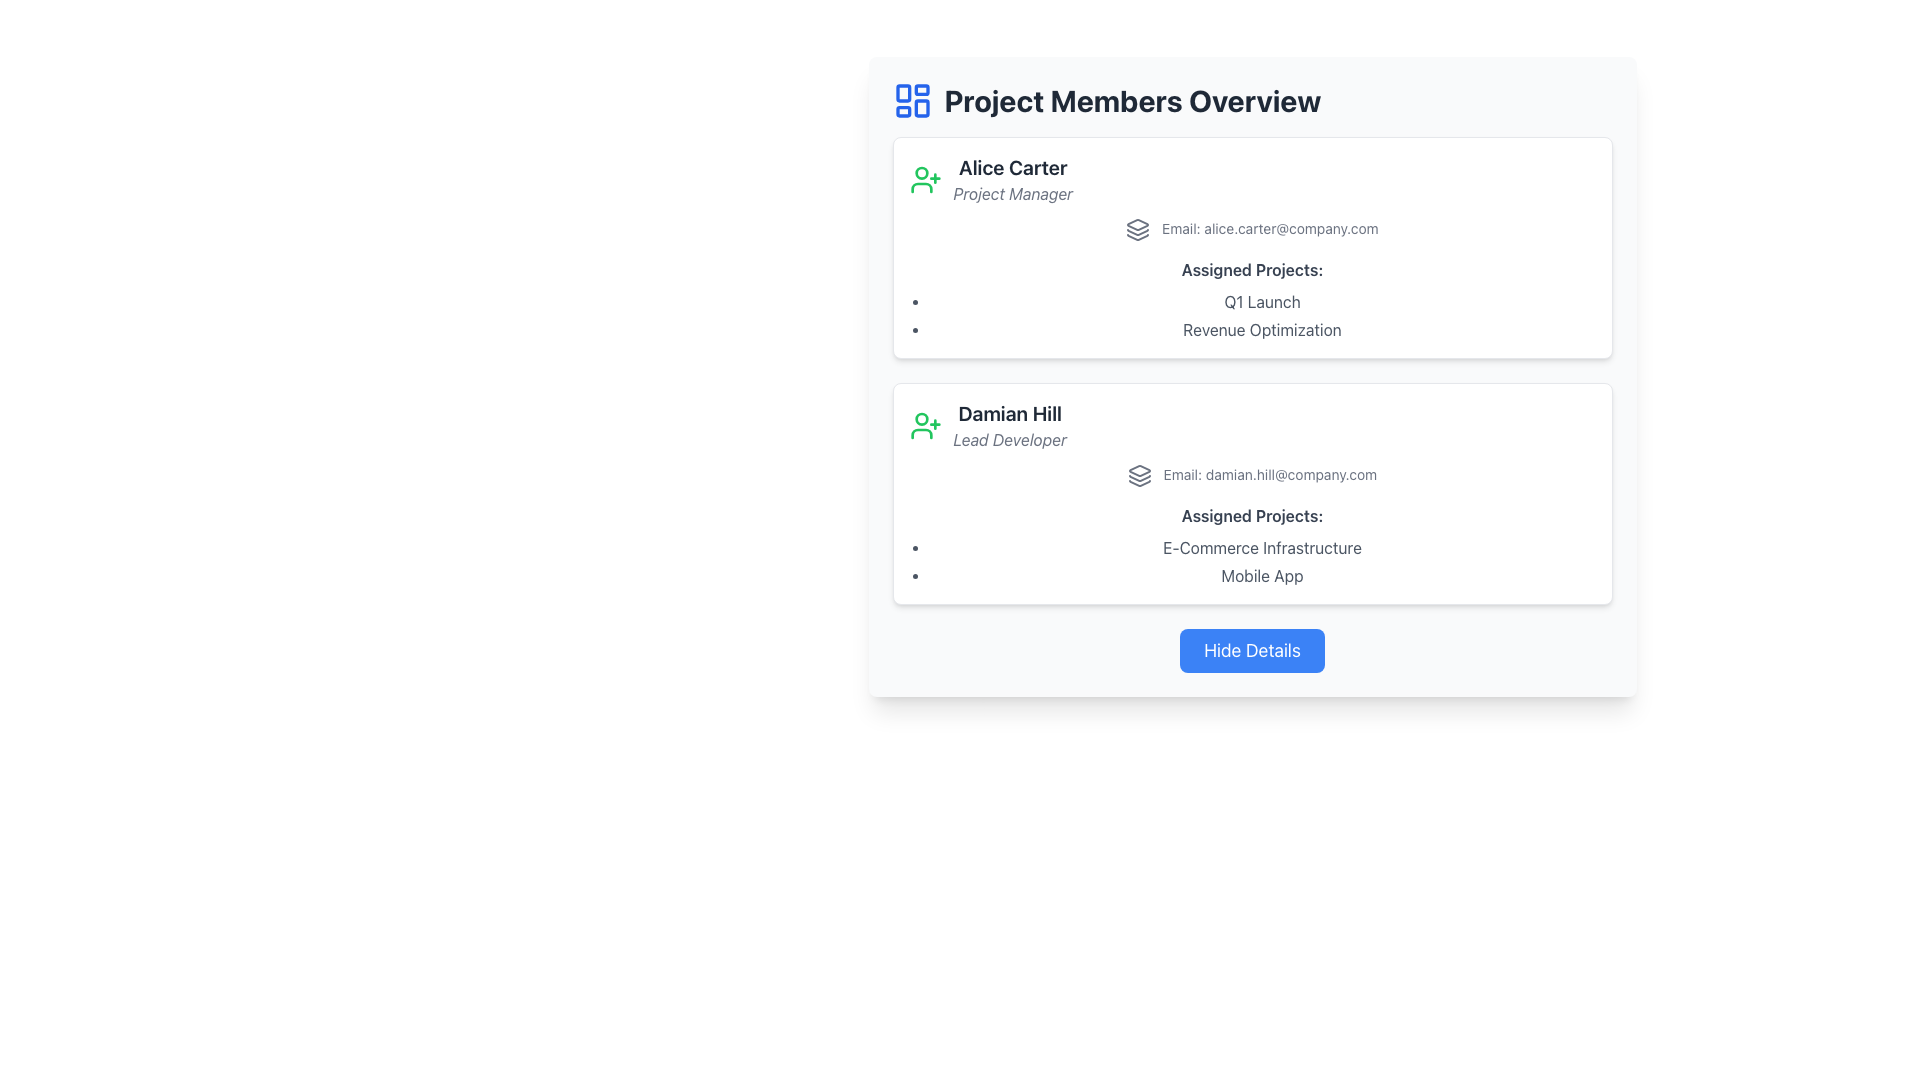  I want to click on the text label indicating the assigned project for user 'Damian Hill', which is the second item in the bulleted list under 'Assigned Projects', so click(1261, 575).